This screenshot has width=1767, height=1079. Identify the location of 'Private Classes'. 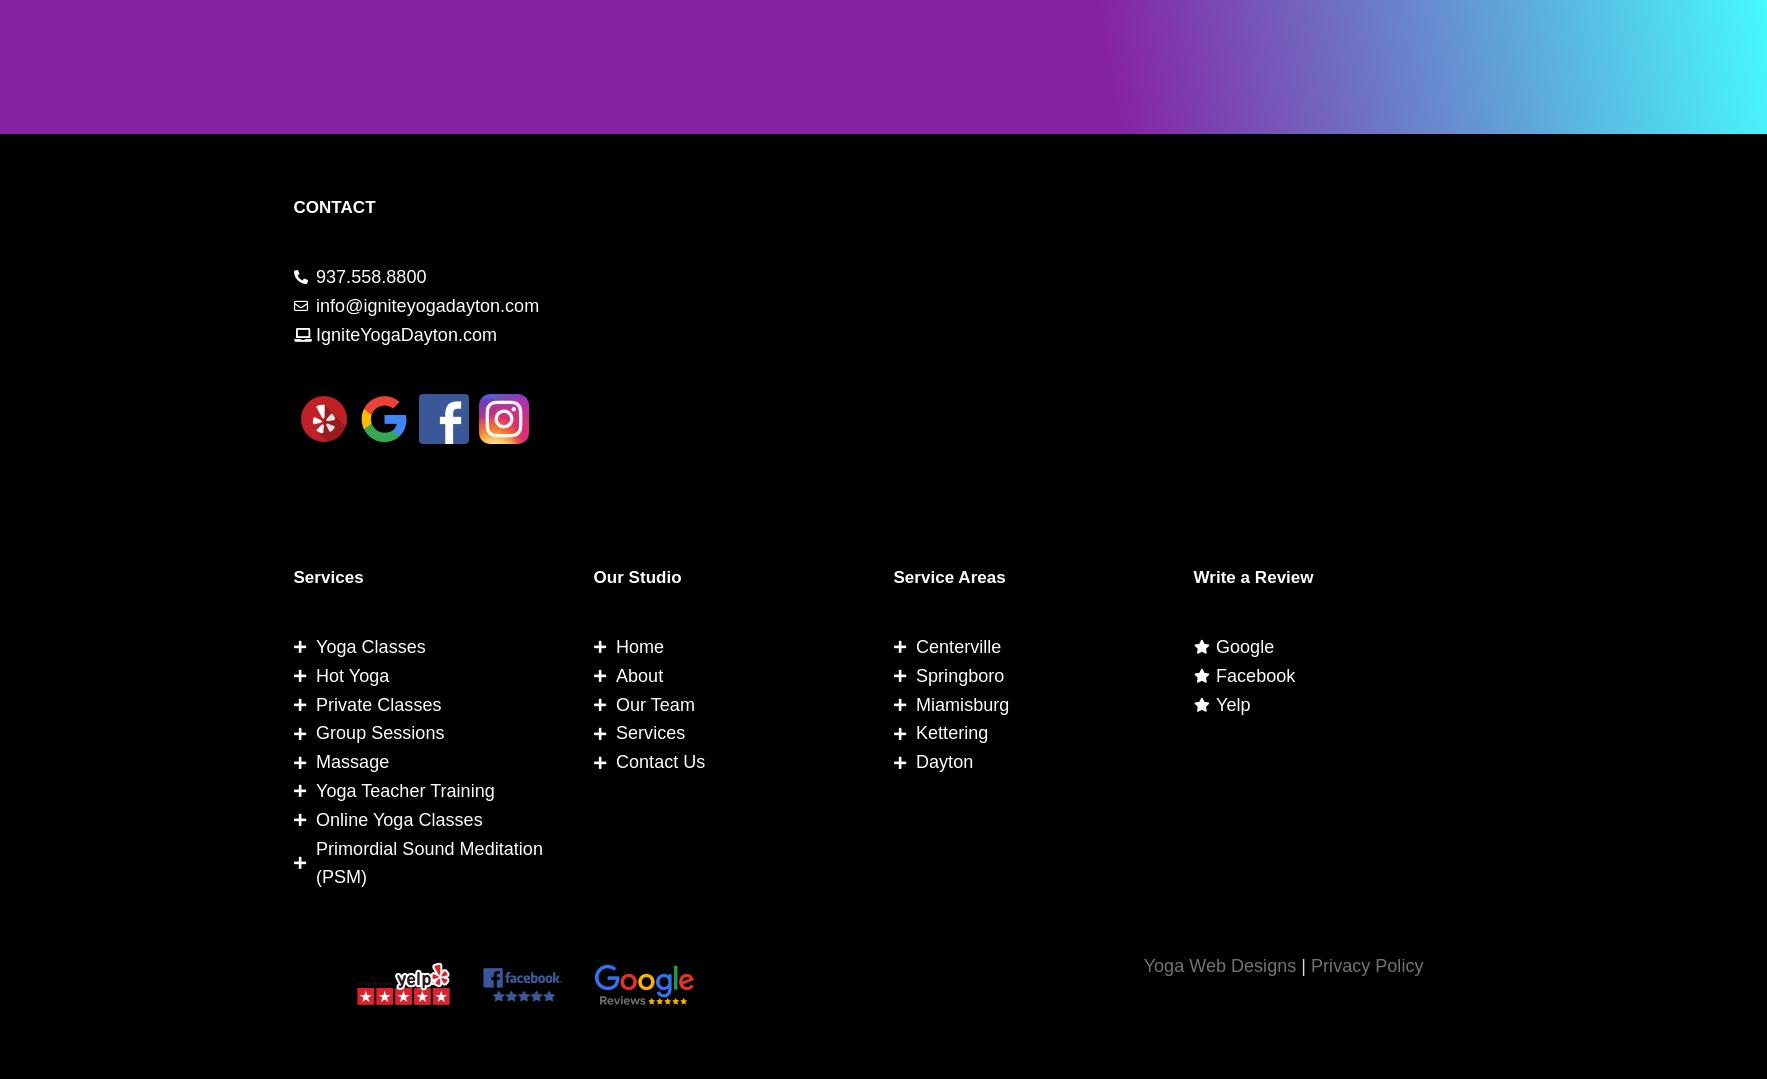
(378, 704).